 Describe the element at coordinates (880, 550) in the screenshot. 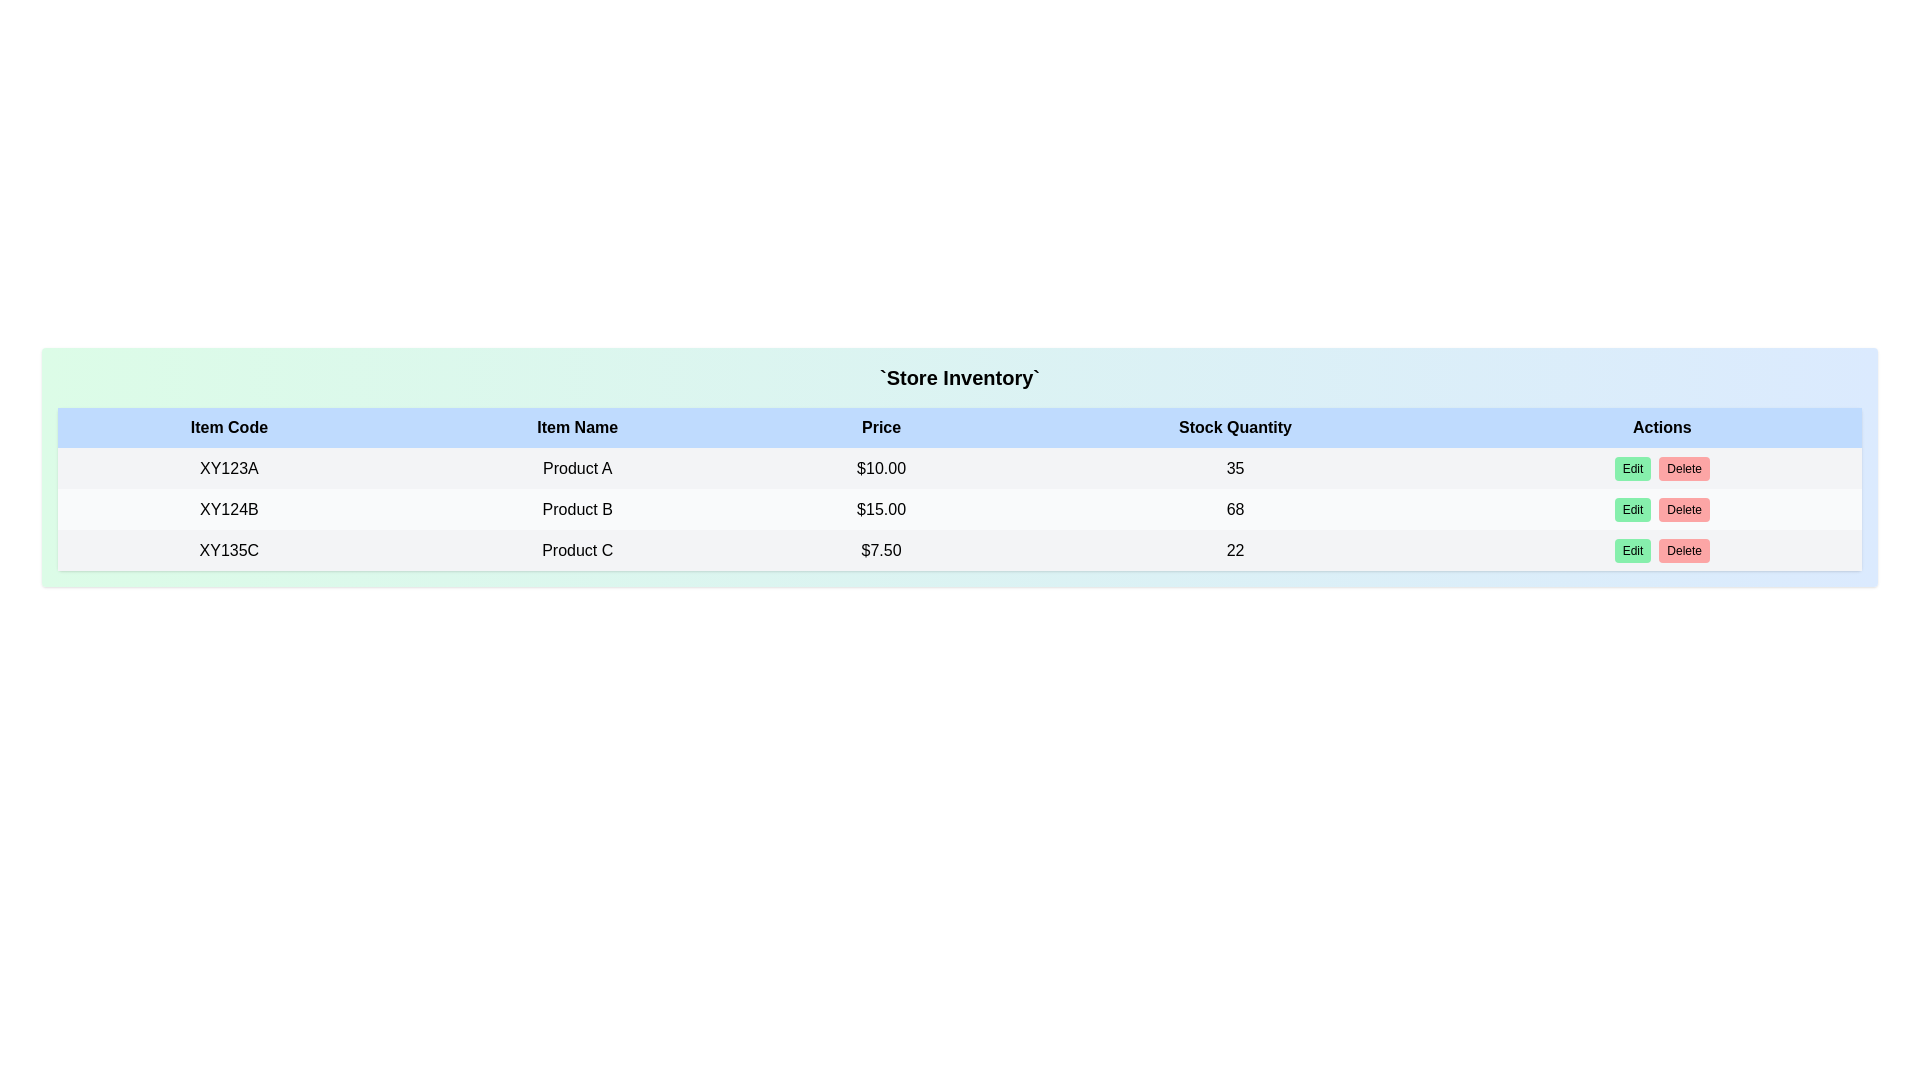

I see `the text label displaying the price '$7.50' in the third row of the 'Store Inventory' table, under the 'Price' column, which is the second cell to the right of 'XY135C'` at that location.